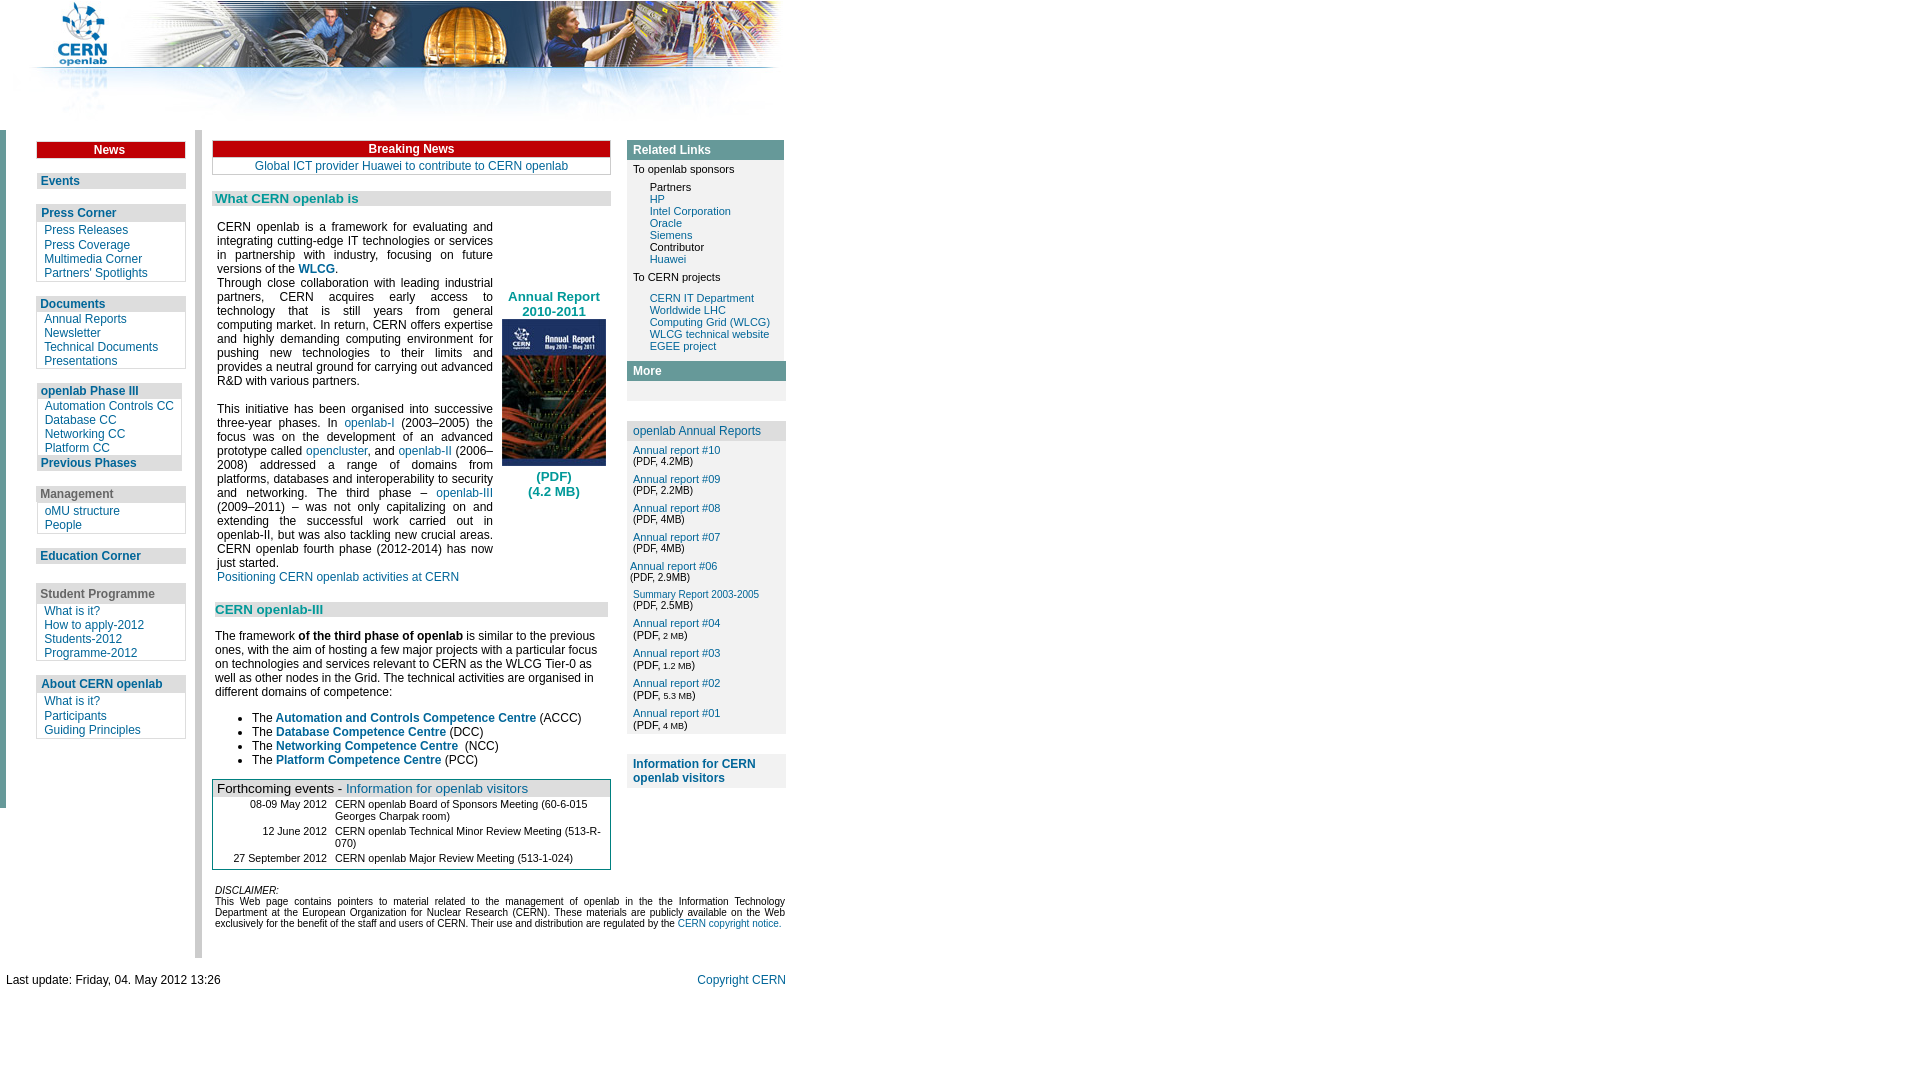 This screenshot has width=1920, height=1080. What do you see at coordinates (43, 639) in the screenshot?
I see `'Students-2012'` at bounding box center [43, 639].